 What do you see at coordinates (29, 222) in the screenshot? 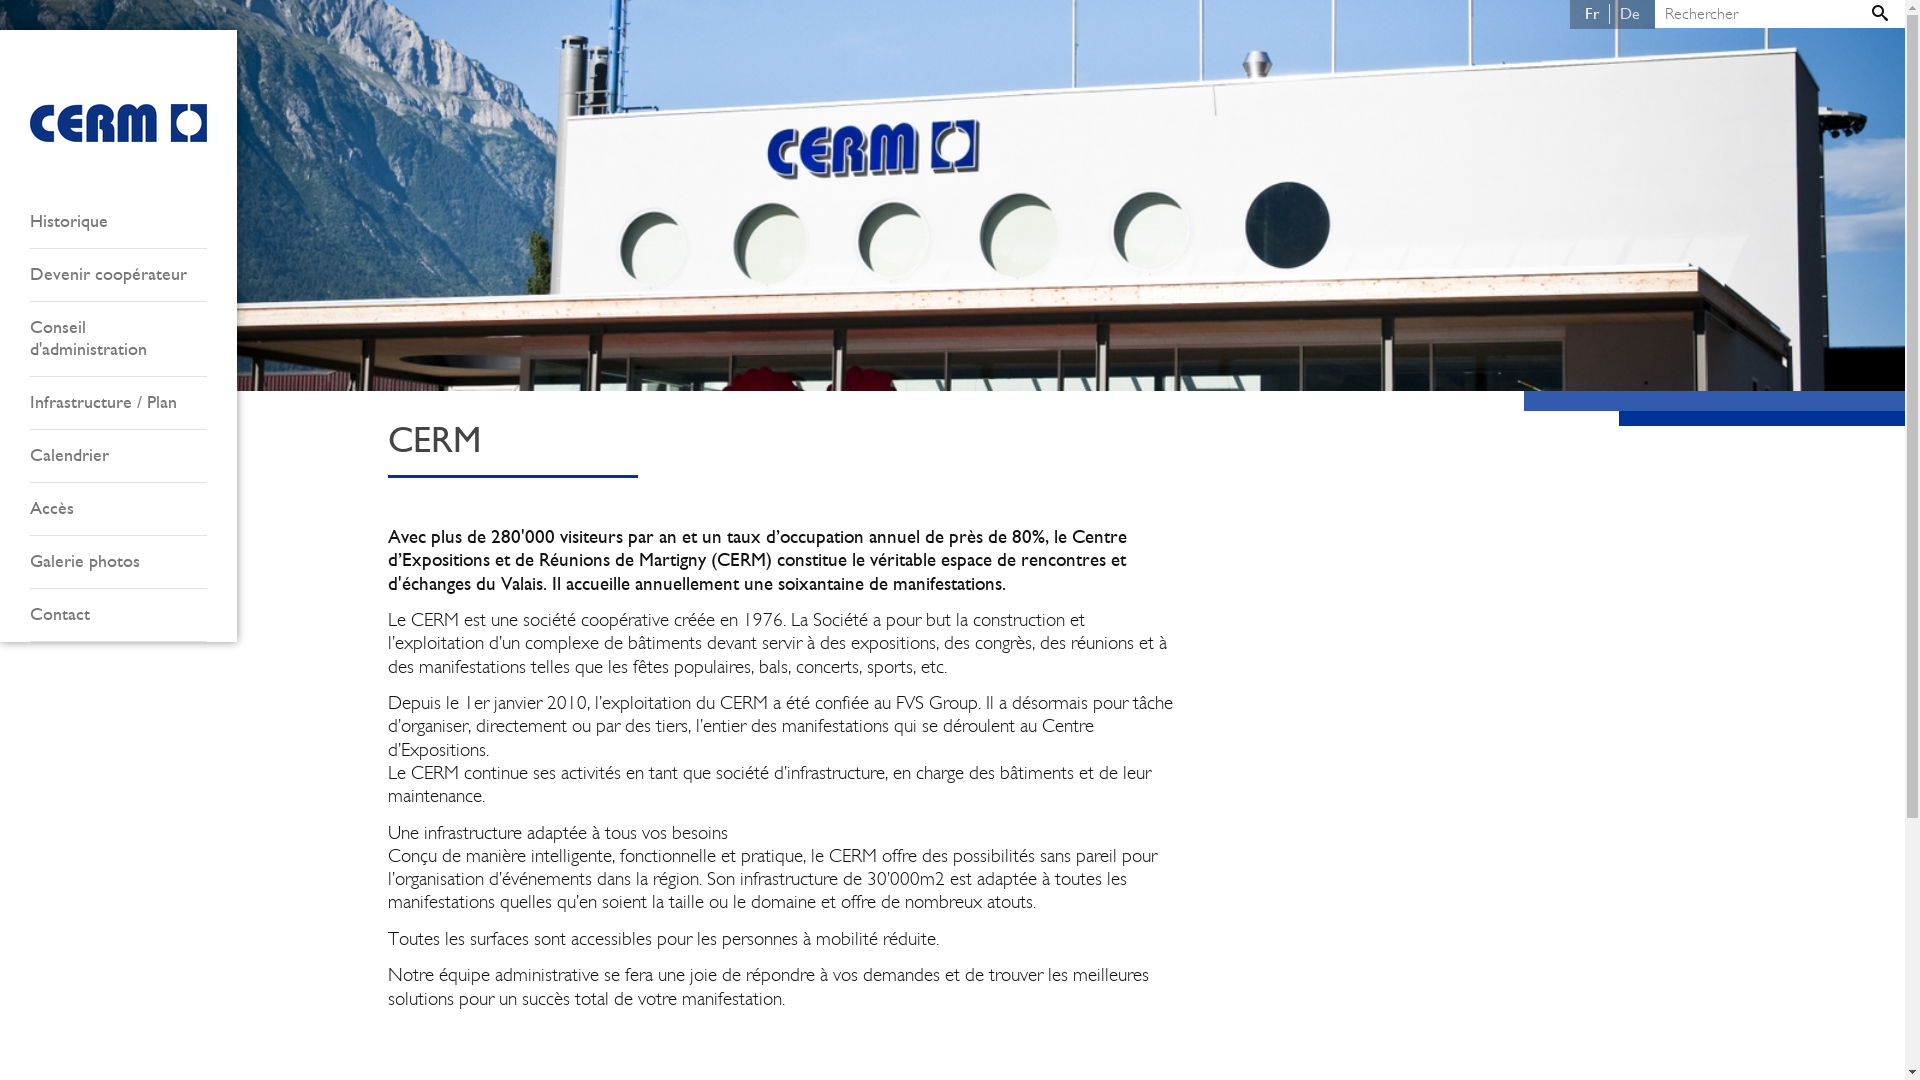
I see `'Historique'` at bounding box center [29, 222].